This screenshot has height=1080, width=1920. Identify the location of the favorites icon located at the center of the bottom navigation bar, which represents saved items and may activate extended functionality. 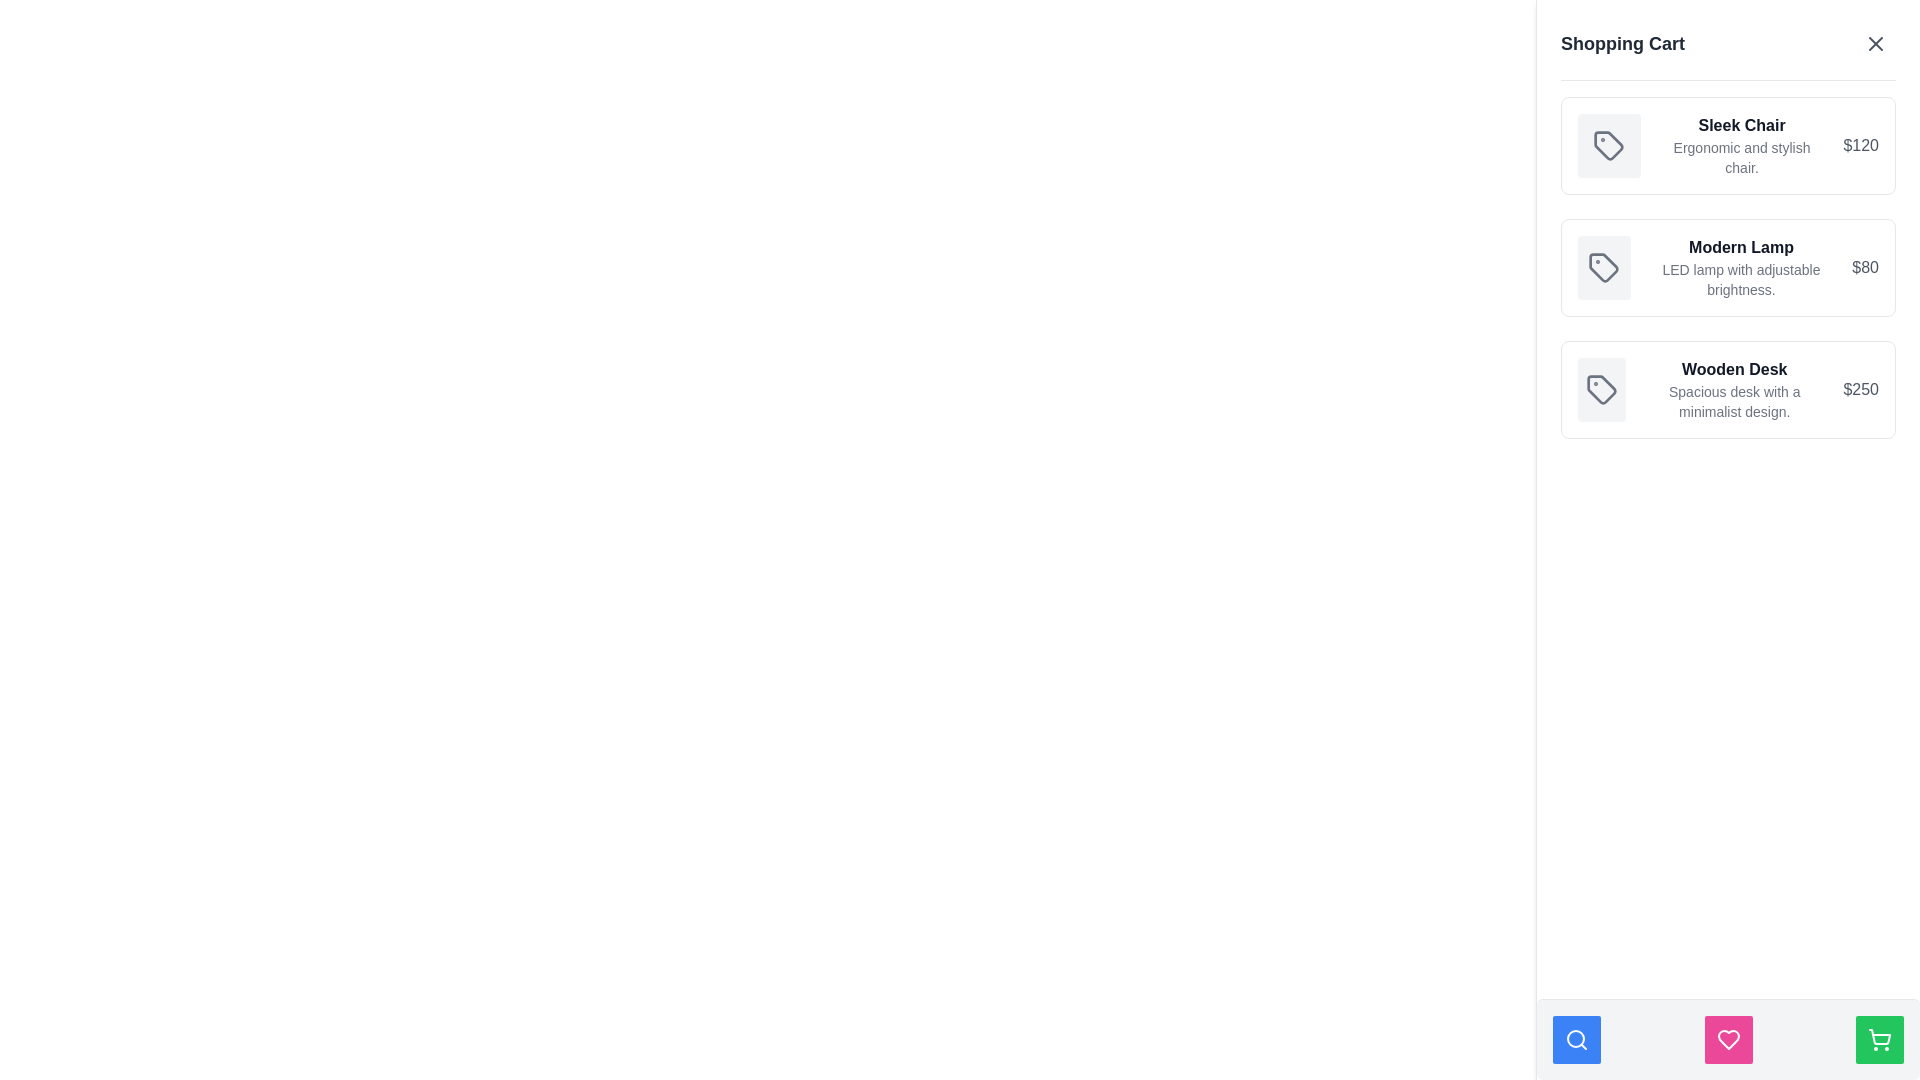
(1727, 1039).